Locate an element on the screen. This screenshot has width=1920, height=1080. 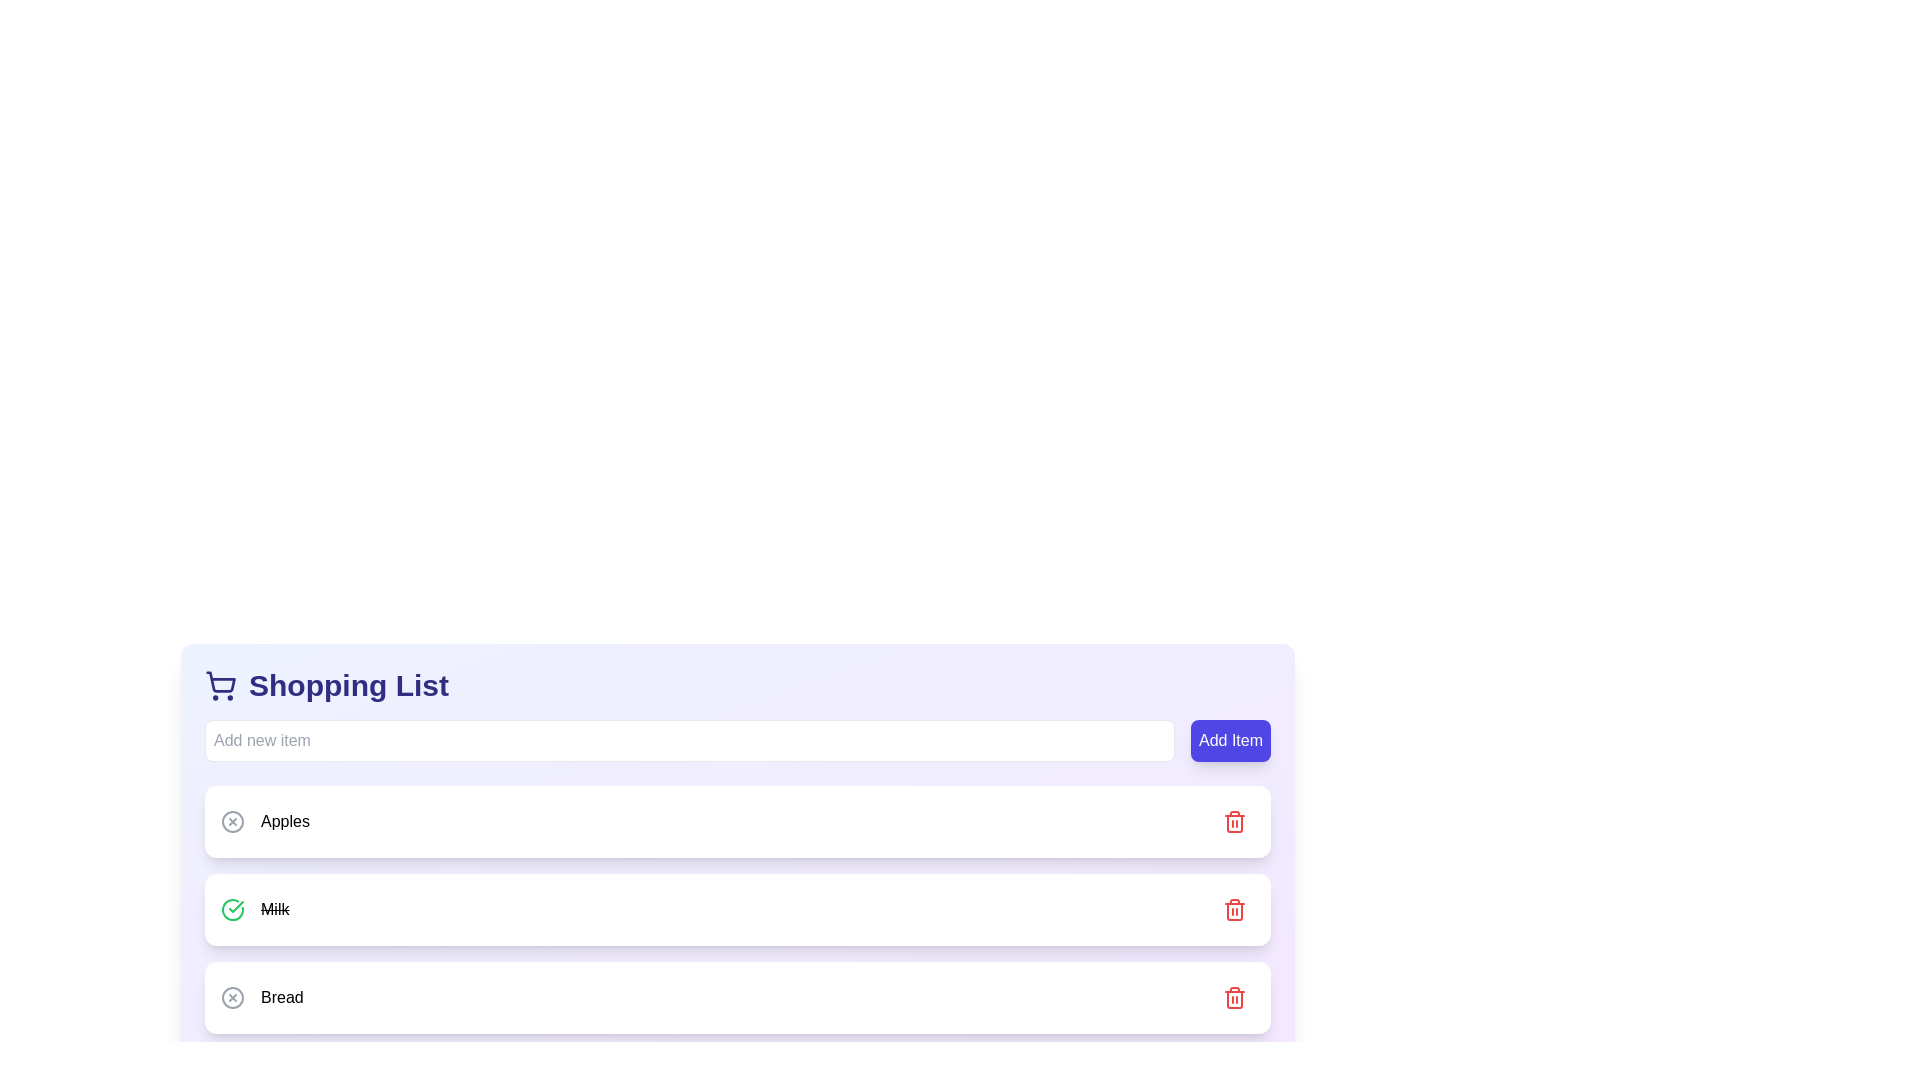
the trash bin icon button located on the far right of the third item, 'Bread', in the shopping list is located at coordinates (1233, 998).